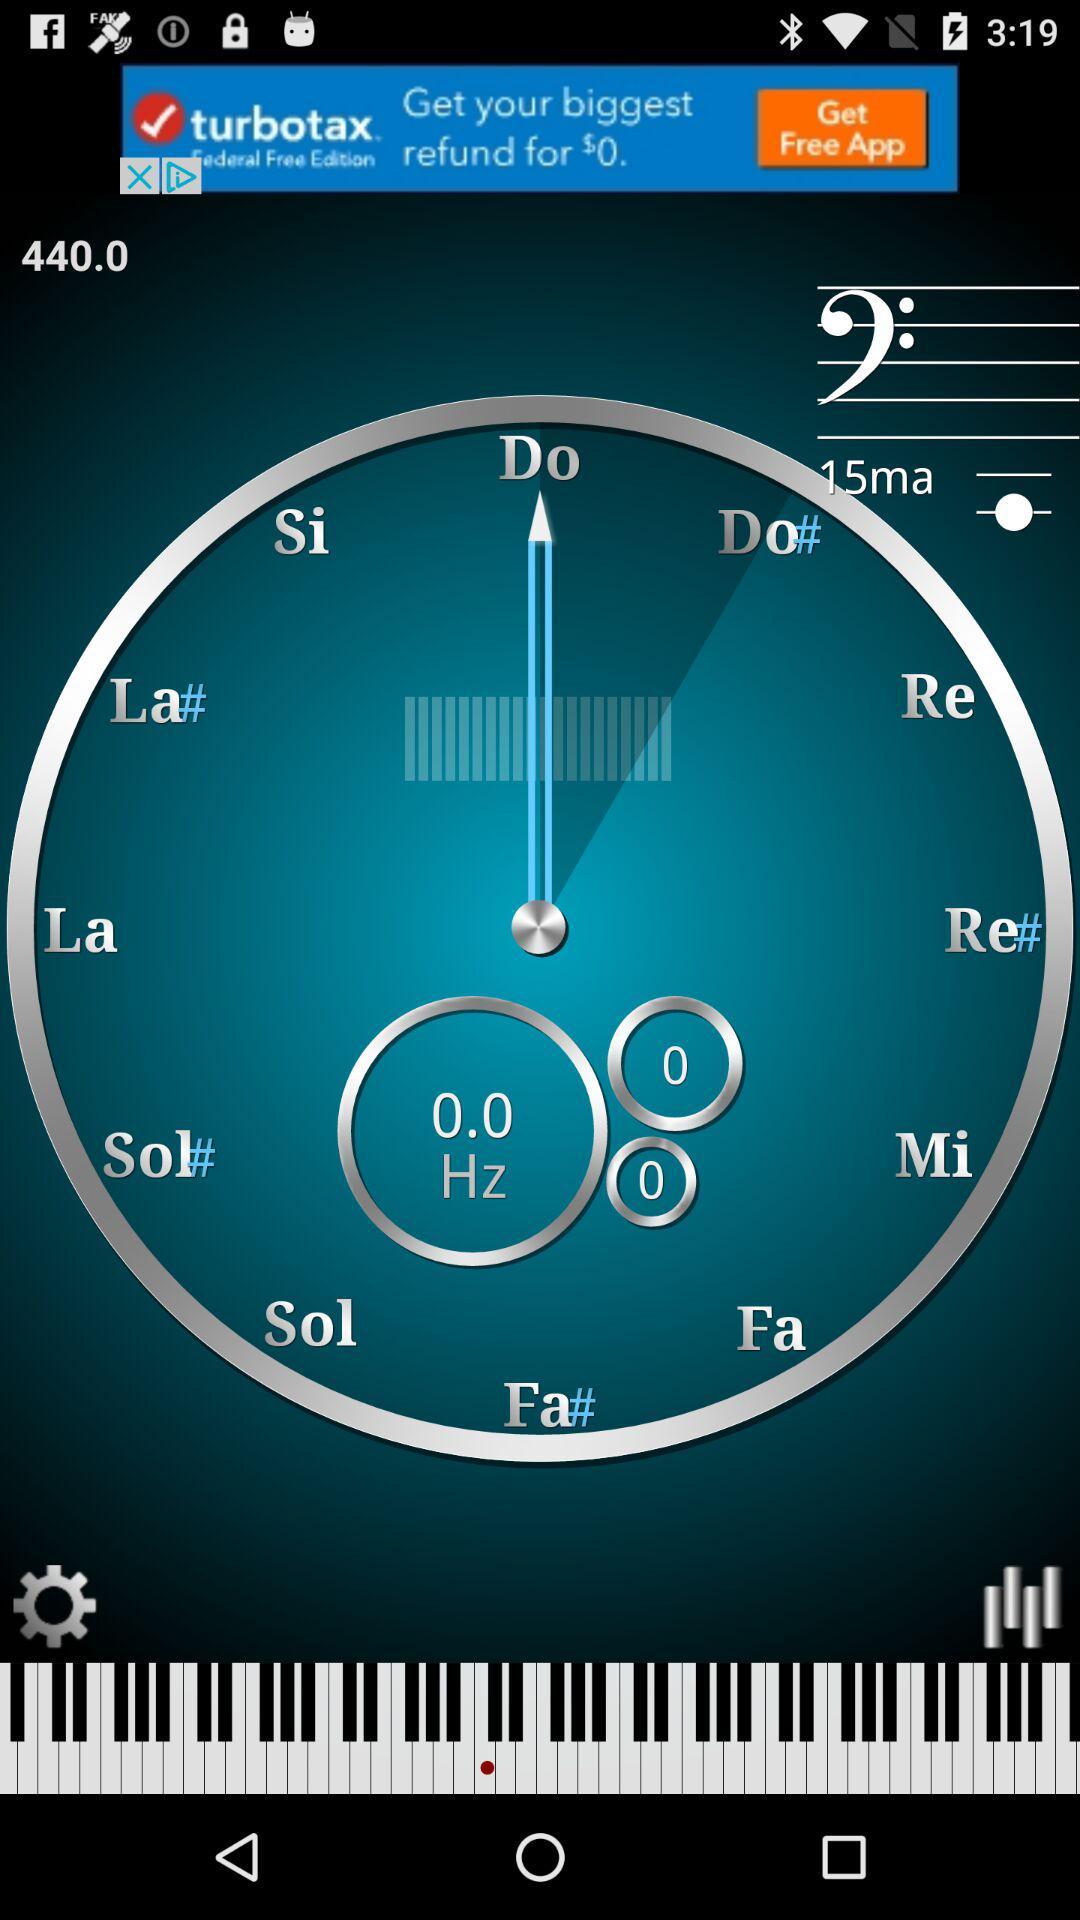 The image size is (1080, 1920). Describe the element at coordinates (54, 1719) in the screenshot. I see `the settings icon` at that location.